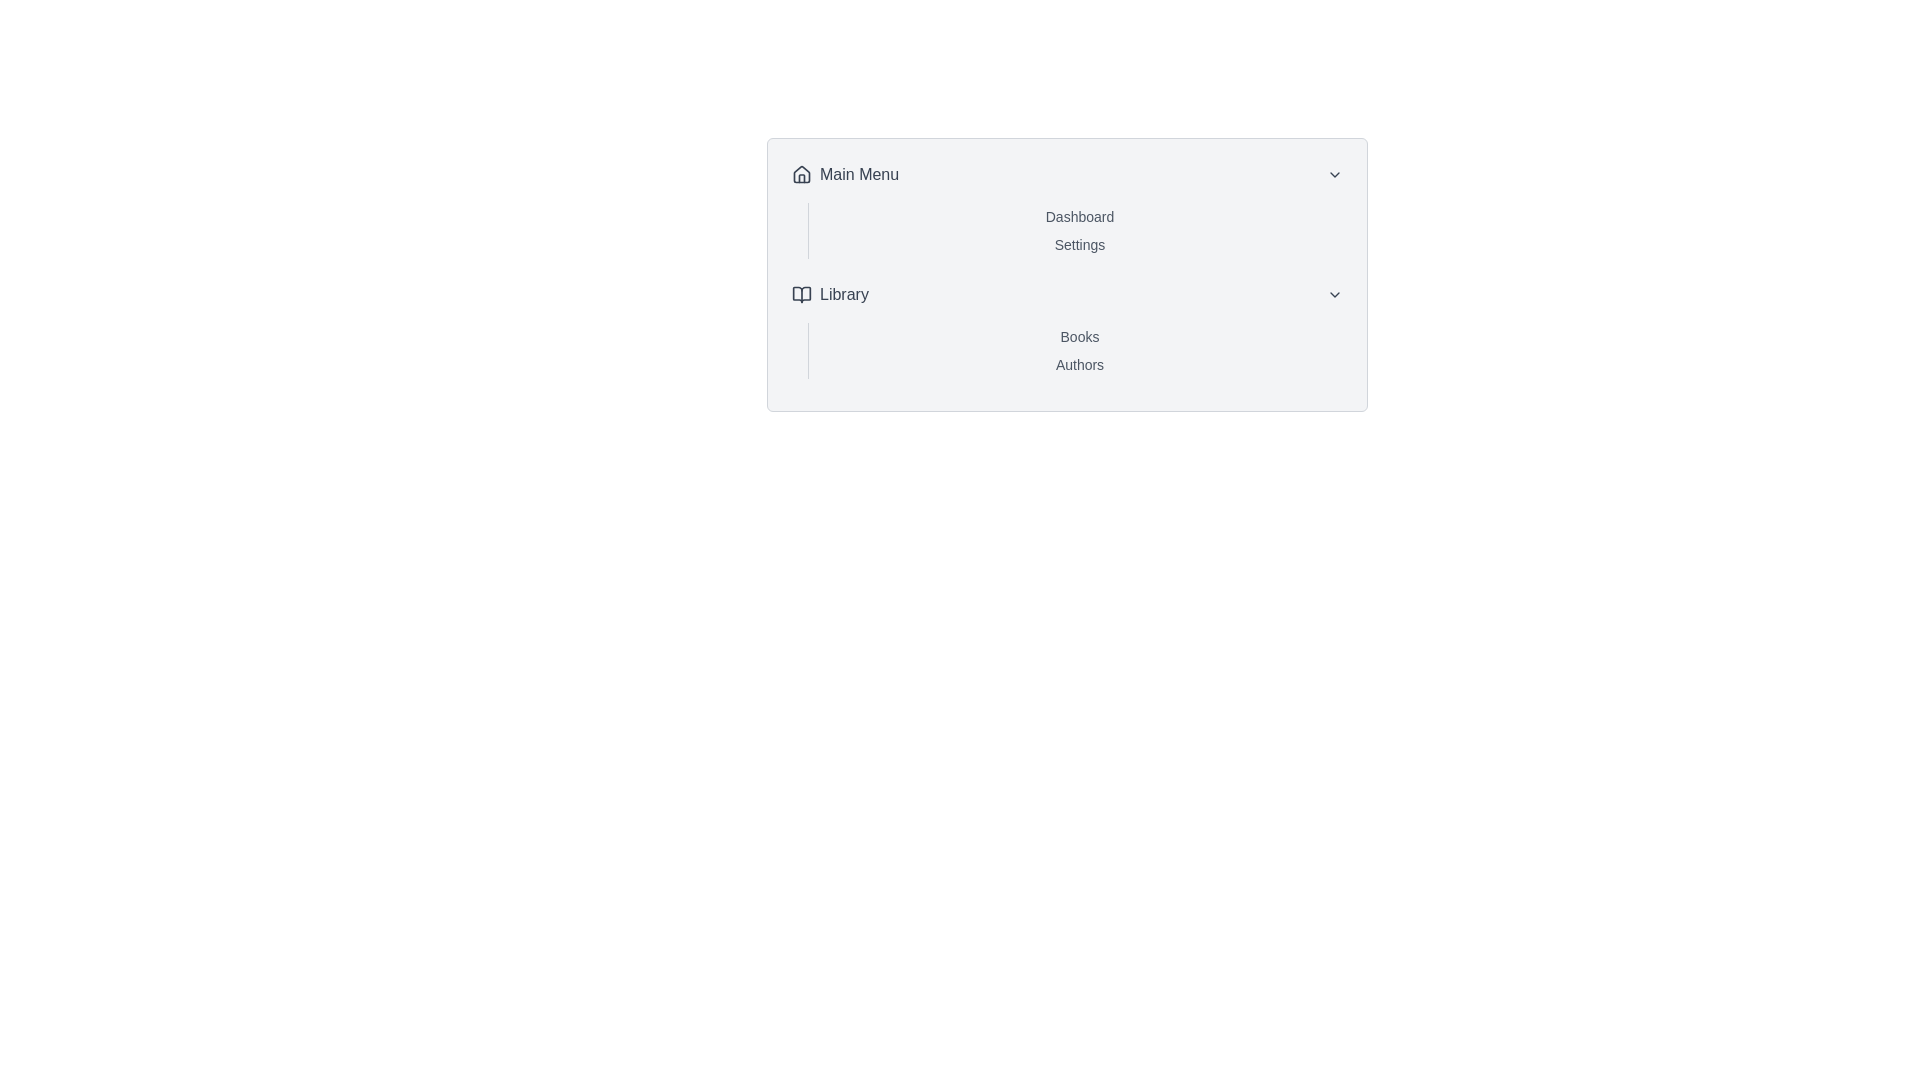  I want to click on the 'Library' menu item located below 'Dashboard' and 'Settings', and above 'Books' in the vertical menu, so click(1066, 294).